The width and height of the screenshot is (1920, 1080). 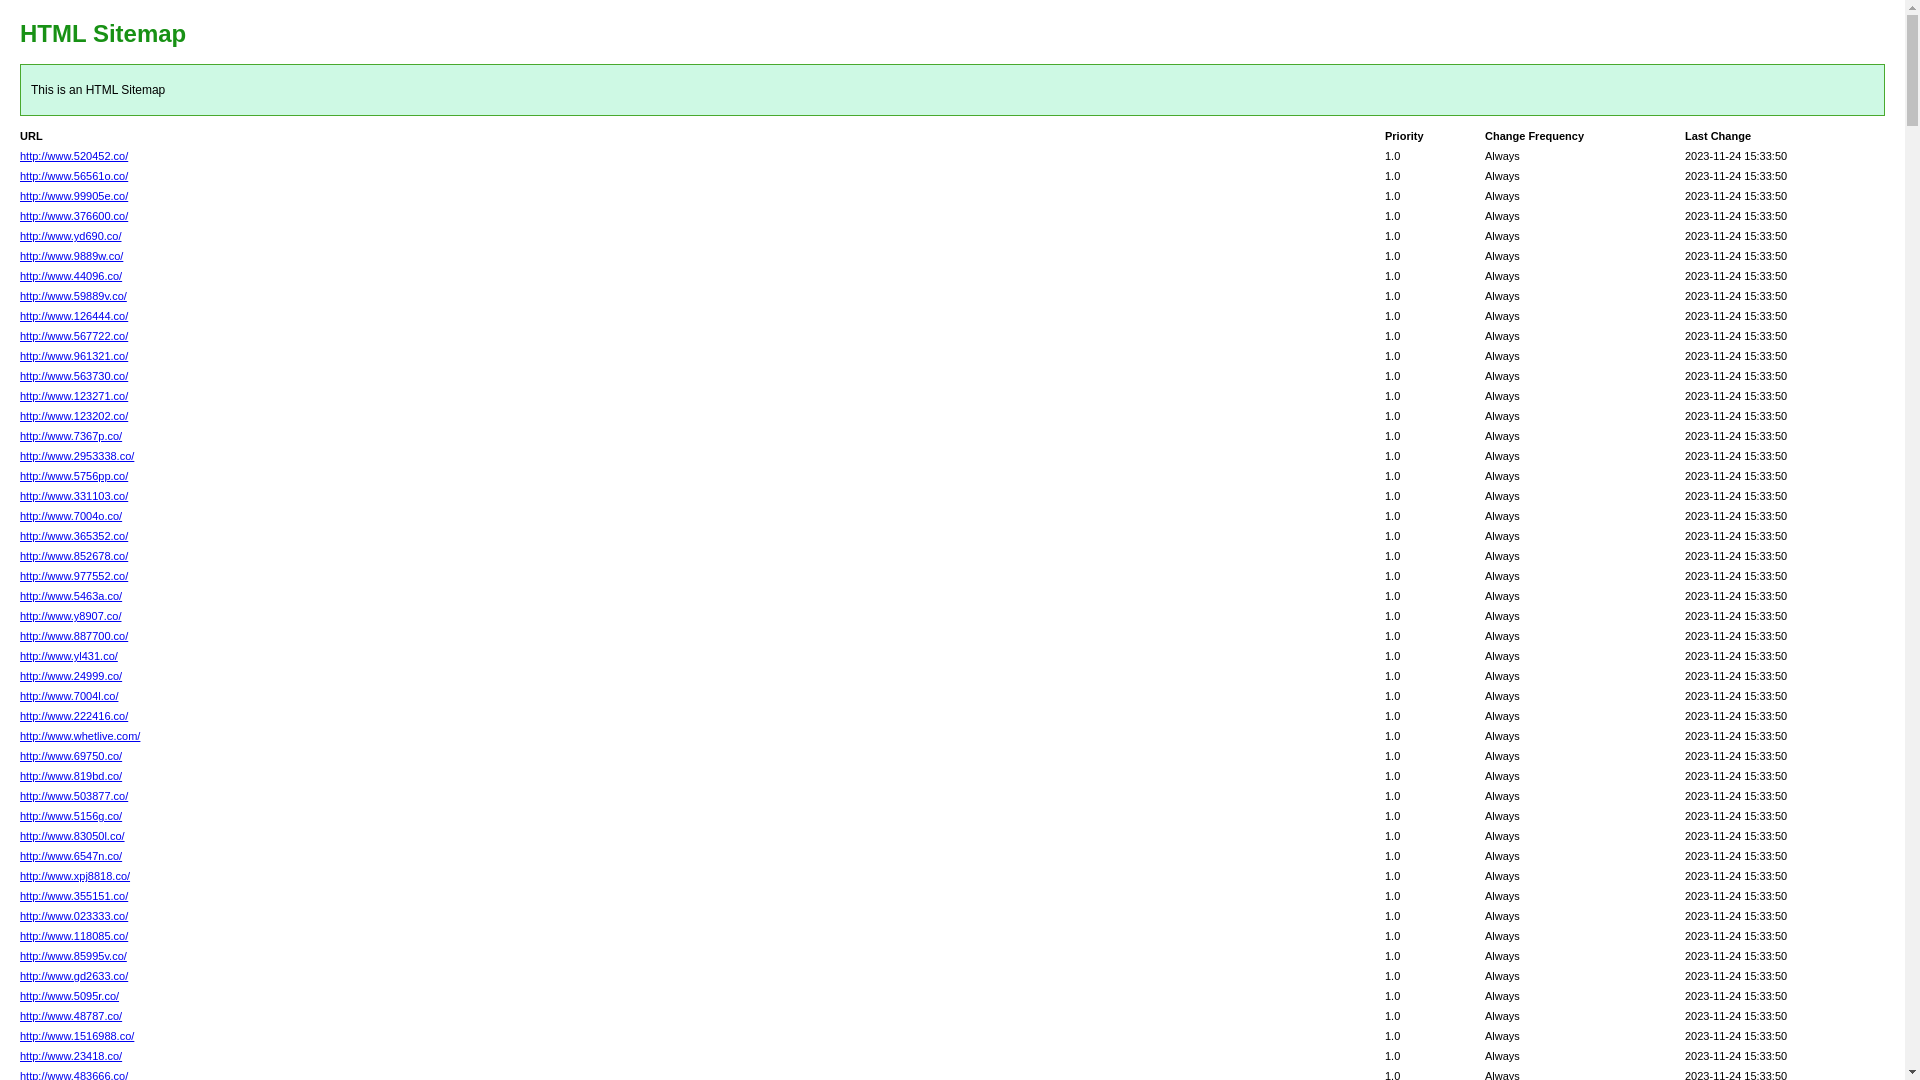 What do you see at coordinates (71, 675) in the screenshot?
I see `'http://www.24999.co/'` at bounding box center [71, 675].